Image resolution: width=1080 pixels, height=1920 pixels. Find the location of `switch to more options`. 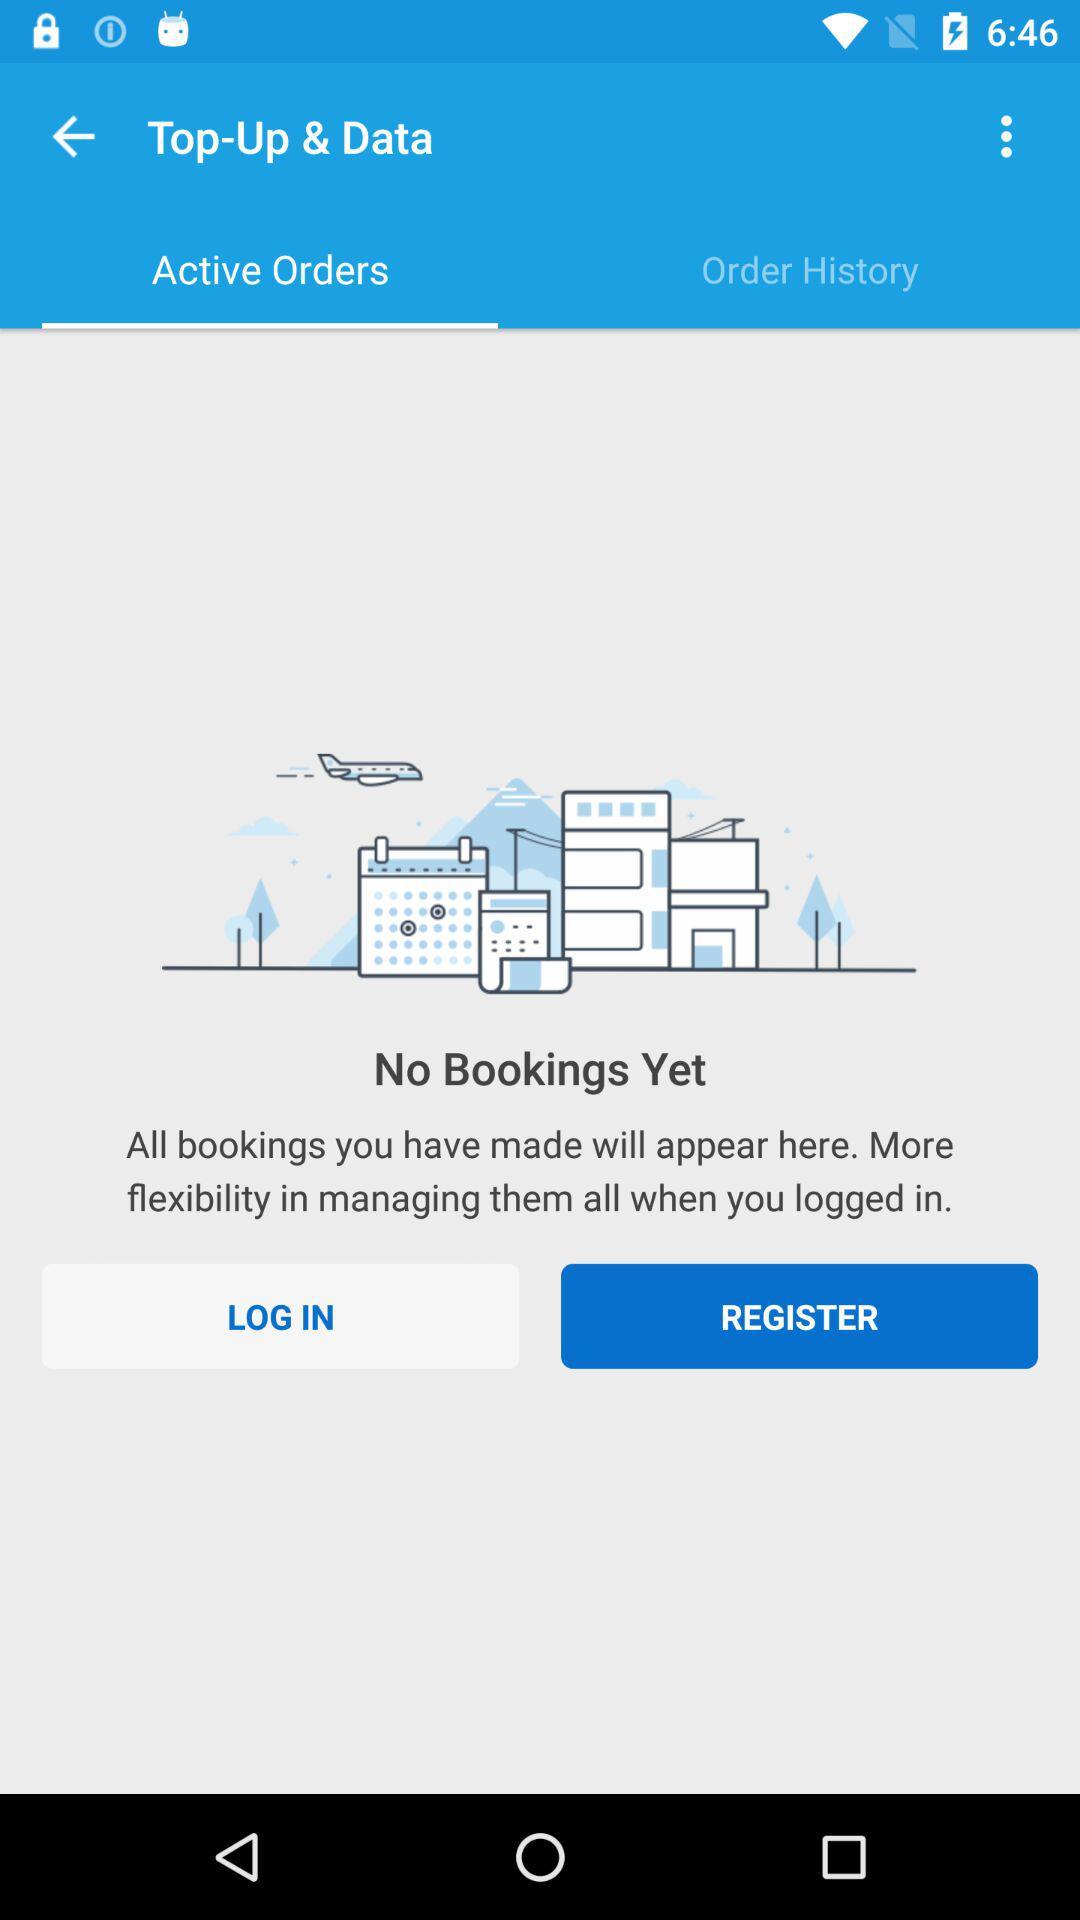

switch to more options is located at coordinates (1006, 135).